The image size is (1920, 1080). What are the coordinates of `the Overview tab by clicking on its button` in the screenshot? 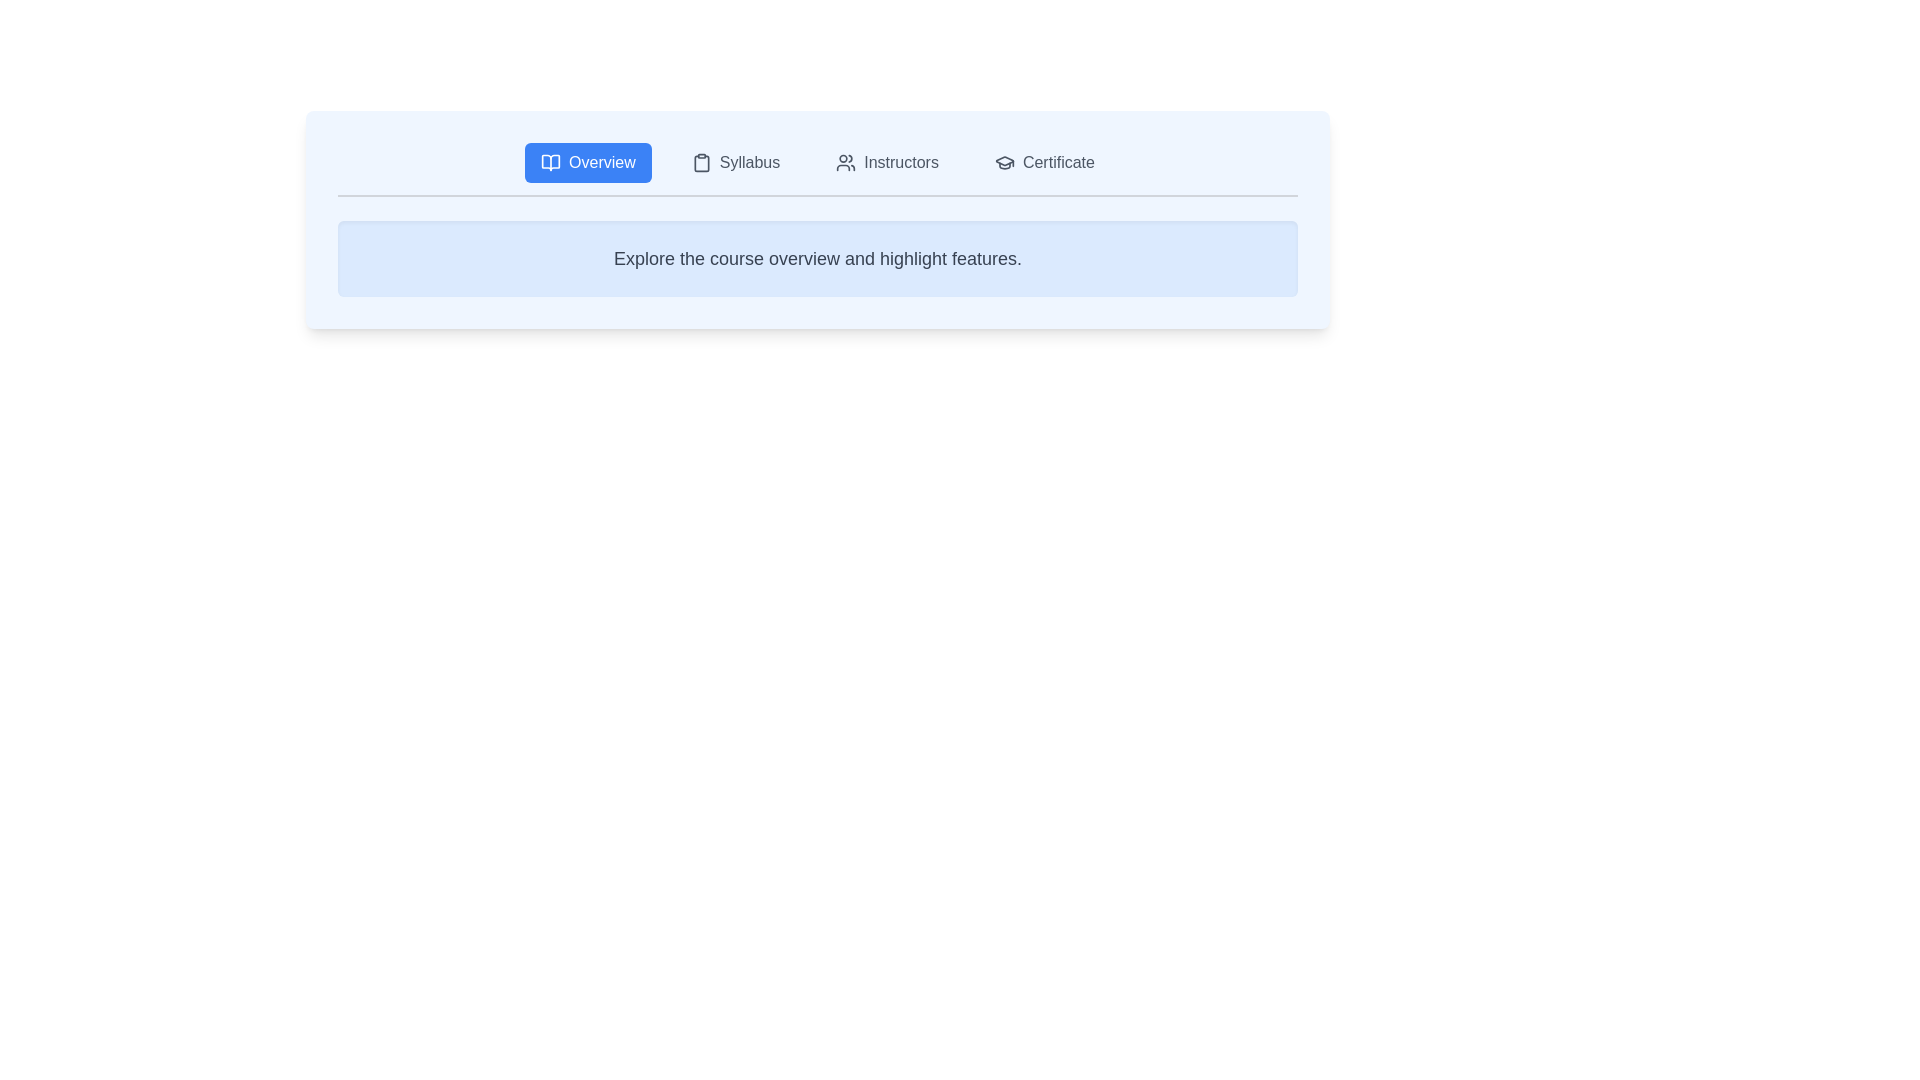 It's located at (587, 161).